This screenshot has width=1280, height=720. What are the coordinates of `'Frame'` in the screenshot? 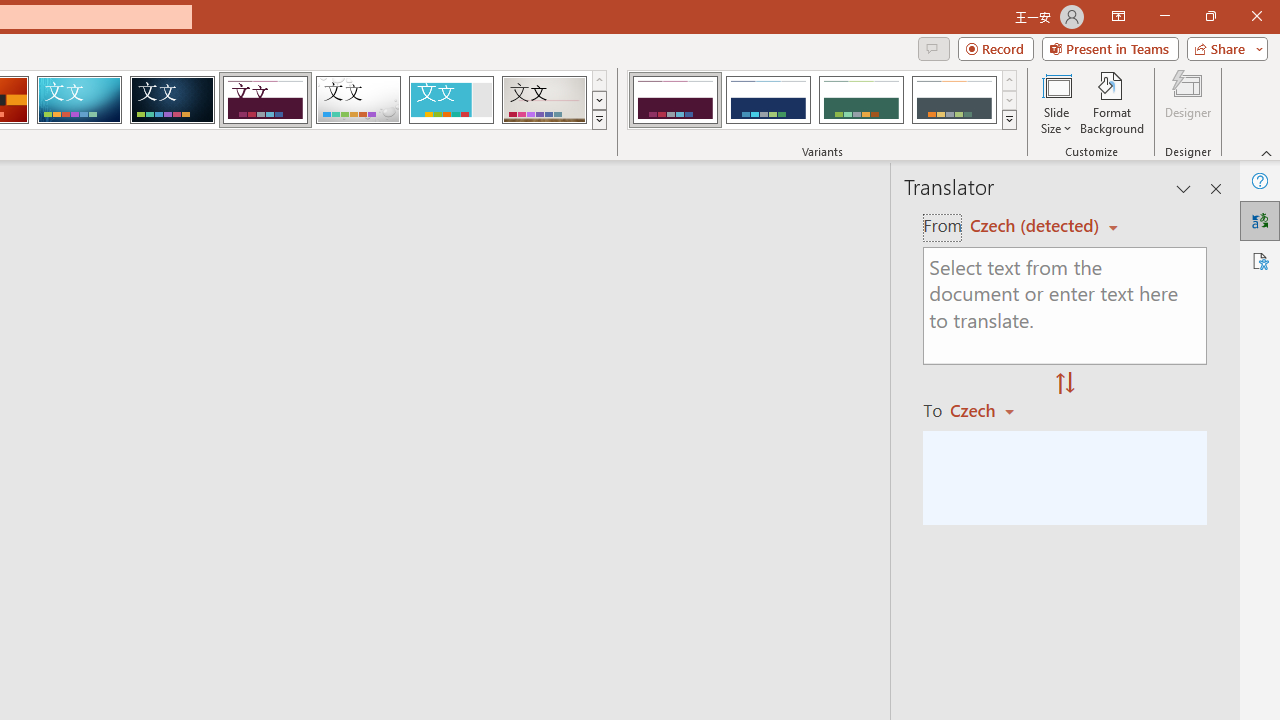 It's located at (450, 100).